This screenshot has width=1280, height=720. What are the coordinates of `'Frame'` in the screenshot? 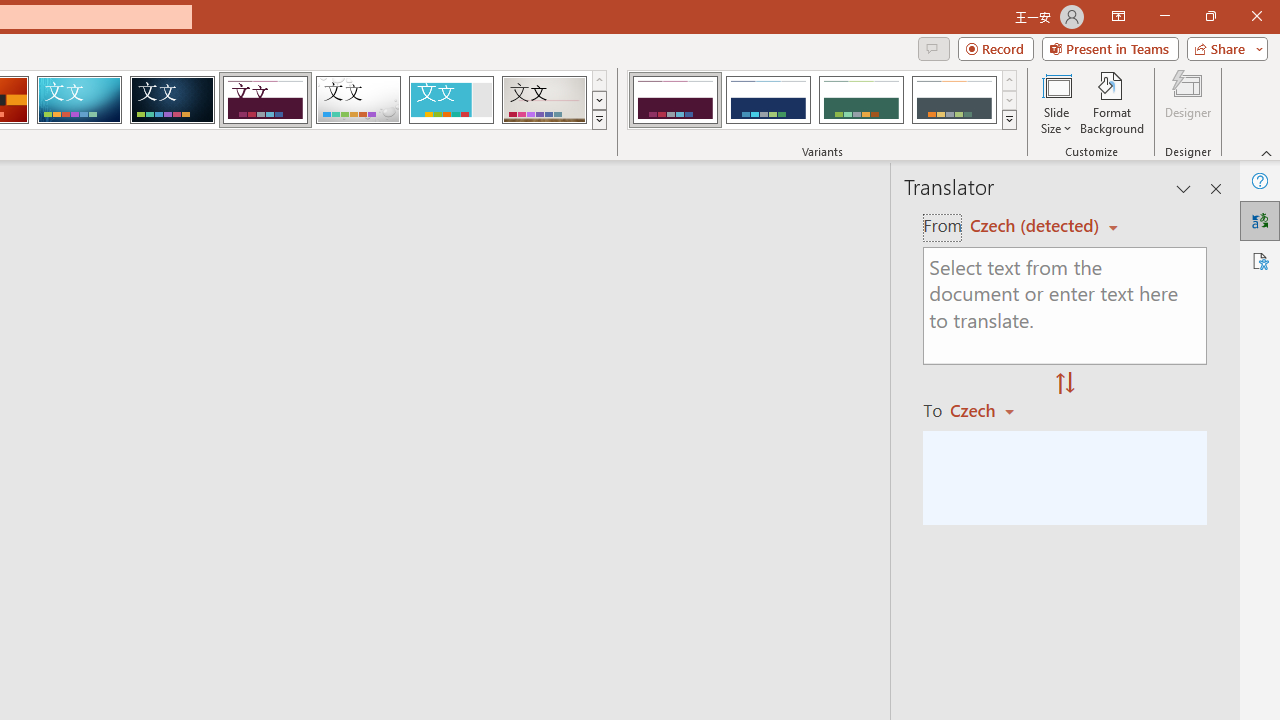 It's located at (450, 100).